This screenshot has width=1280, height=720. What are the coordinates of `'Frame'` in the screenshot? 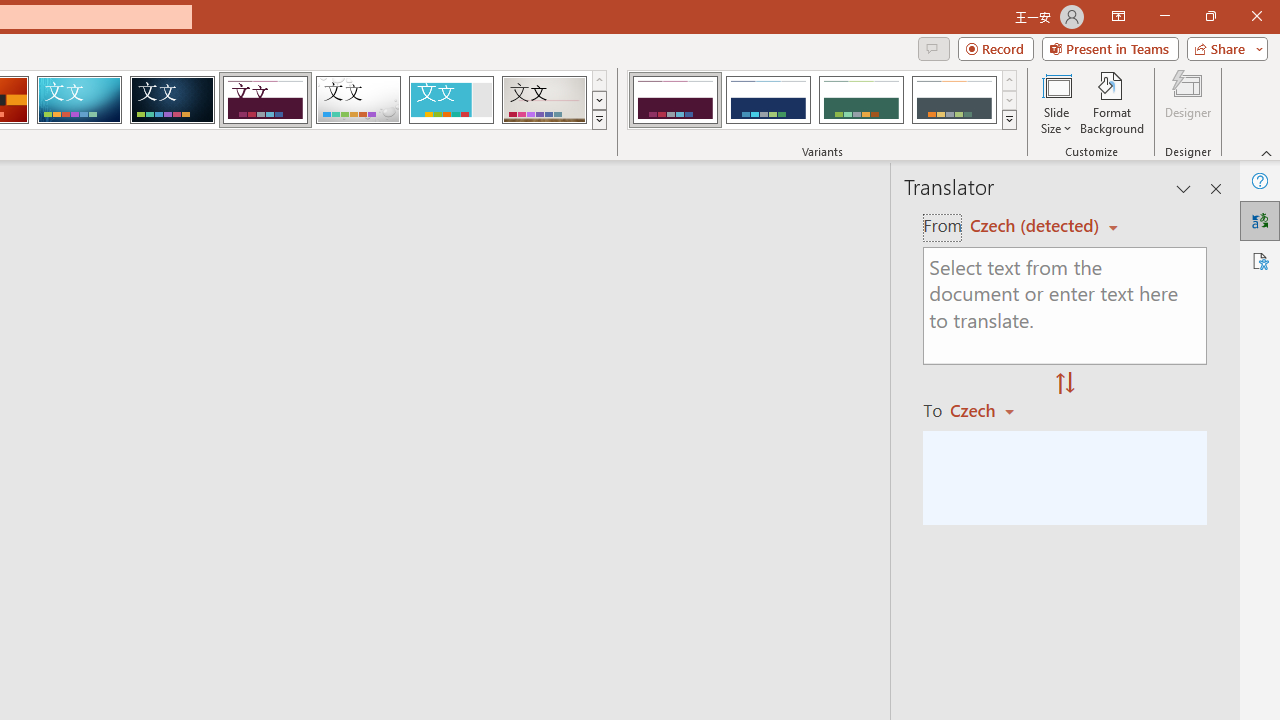 It's located at (450, 100).